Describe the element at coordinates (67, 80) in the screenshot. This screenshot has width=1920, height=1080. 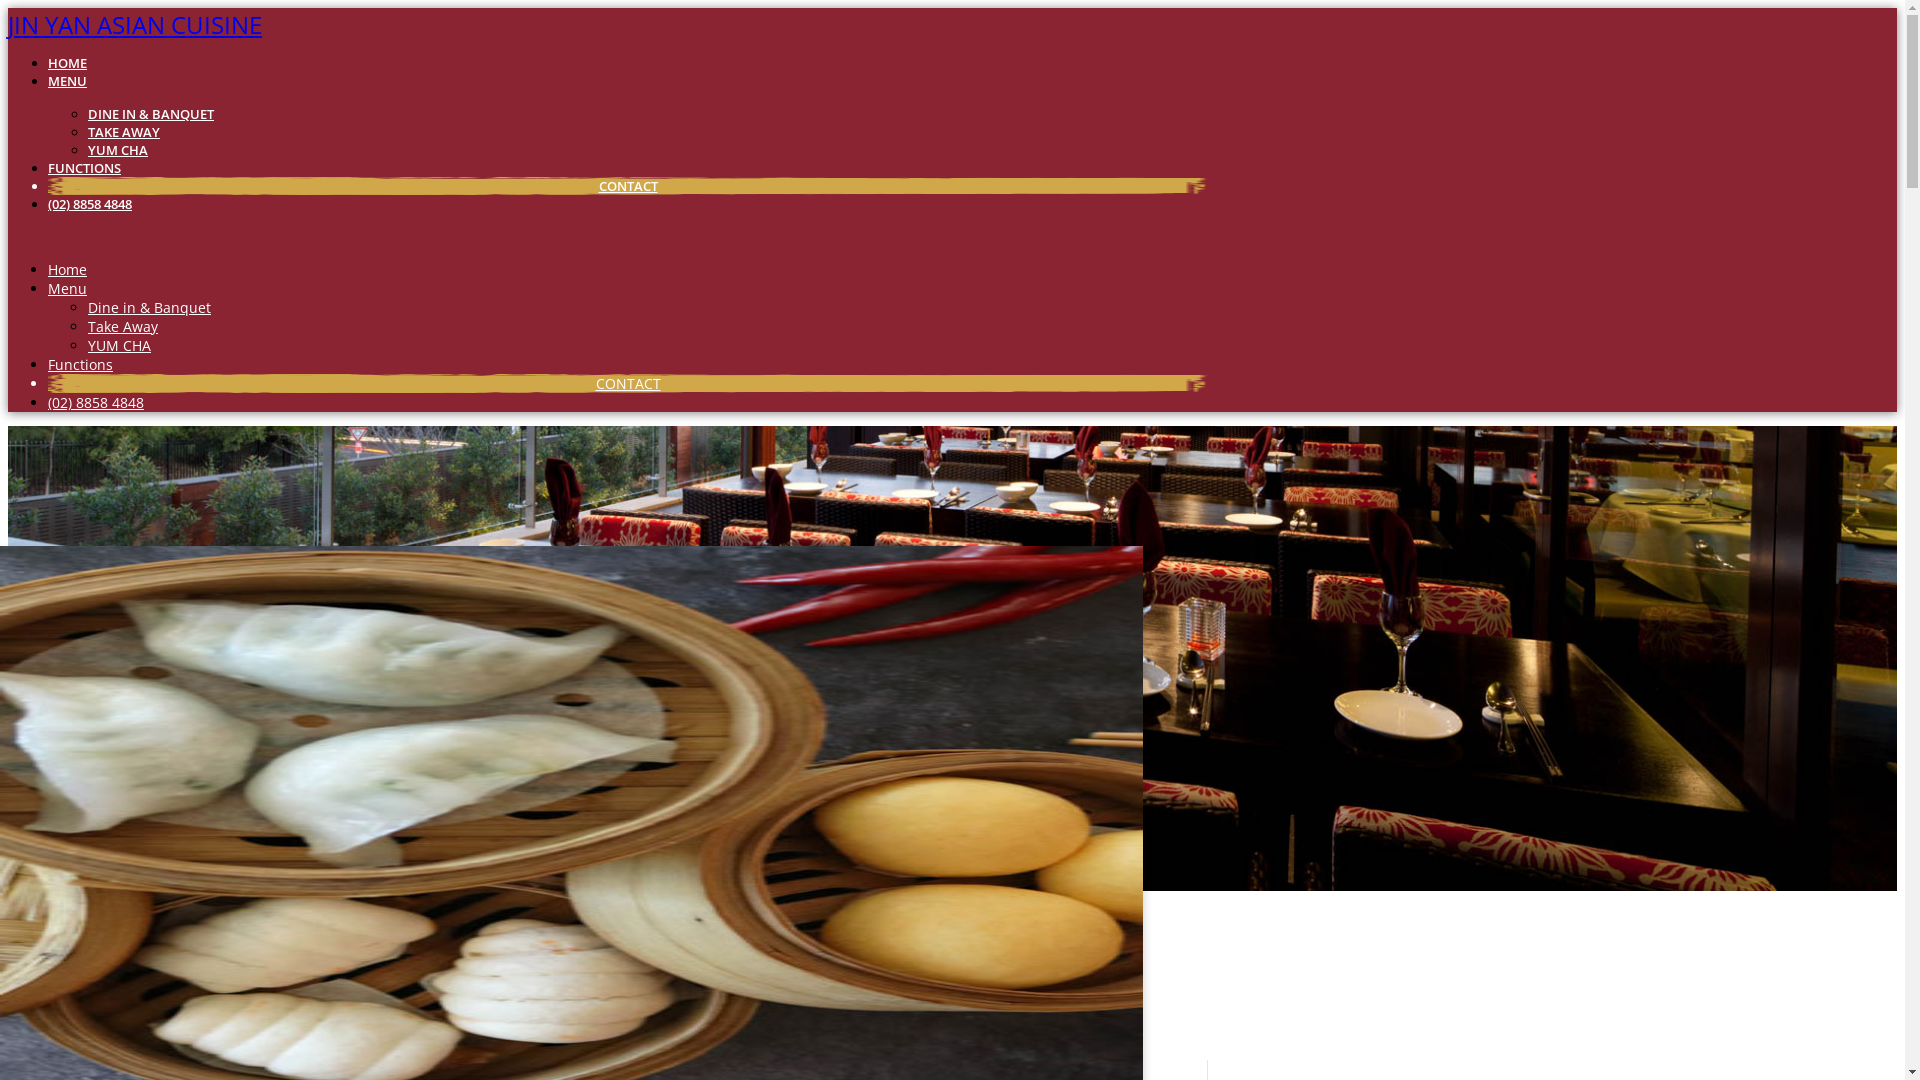
I see `'MENU'` at that location.